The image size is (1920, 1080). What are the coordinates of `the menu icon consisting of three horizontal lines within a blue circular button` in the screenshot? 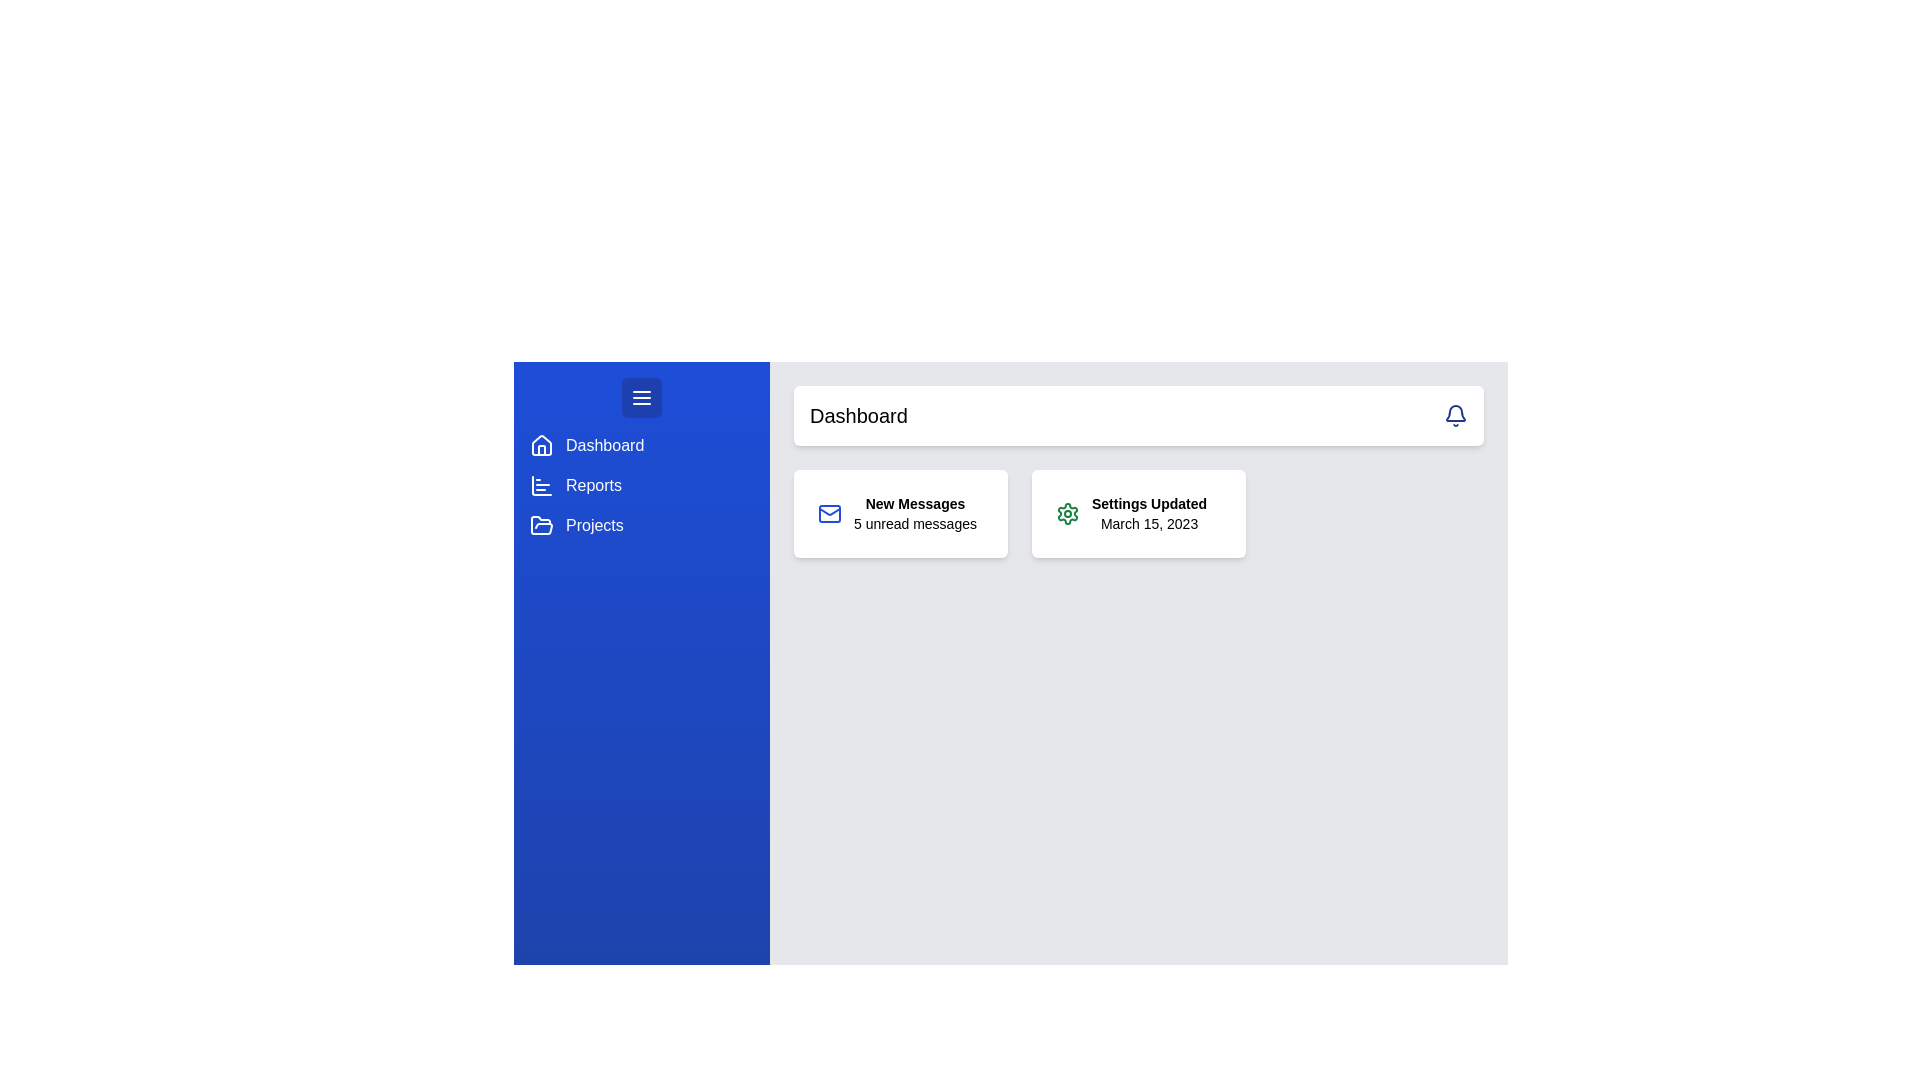 It's located at (642, 397).